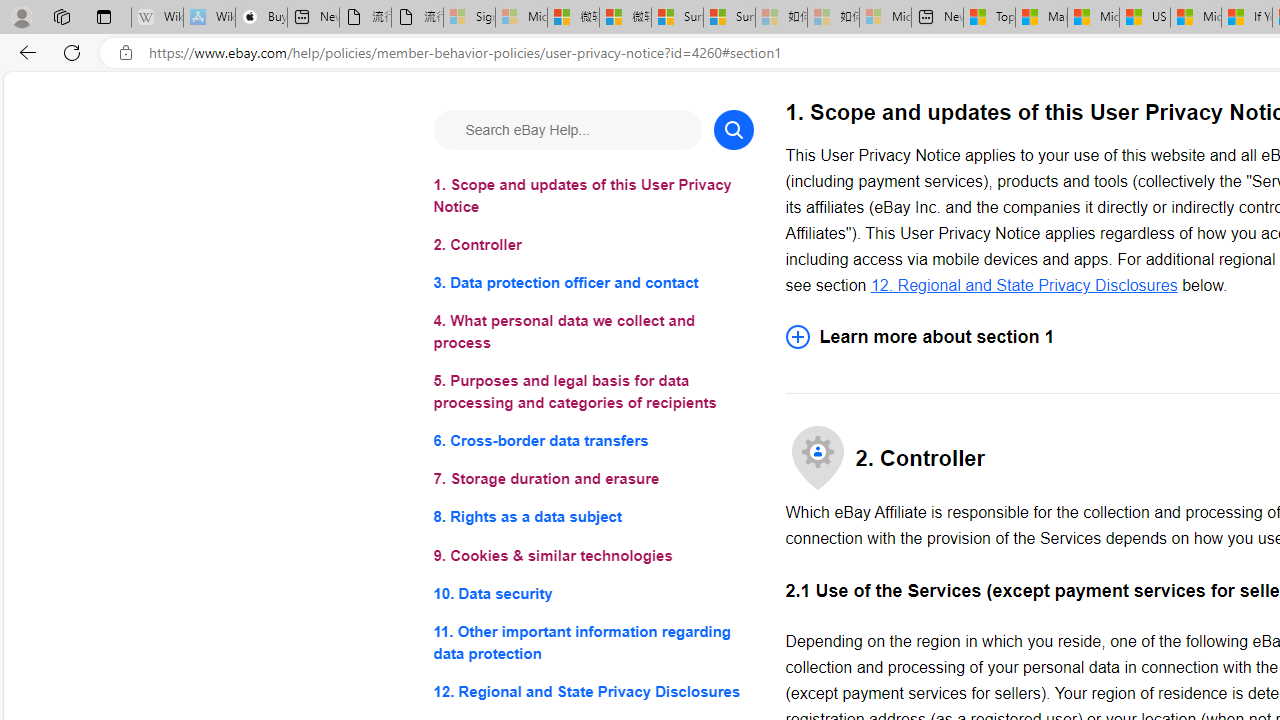  Describe the element at coordinates (1024, 284) in the screenshot. I see `'12. Regional and State Privacy Disclosures'` at that location.